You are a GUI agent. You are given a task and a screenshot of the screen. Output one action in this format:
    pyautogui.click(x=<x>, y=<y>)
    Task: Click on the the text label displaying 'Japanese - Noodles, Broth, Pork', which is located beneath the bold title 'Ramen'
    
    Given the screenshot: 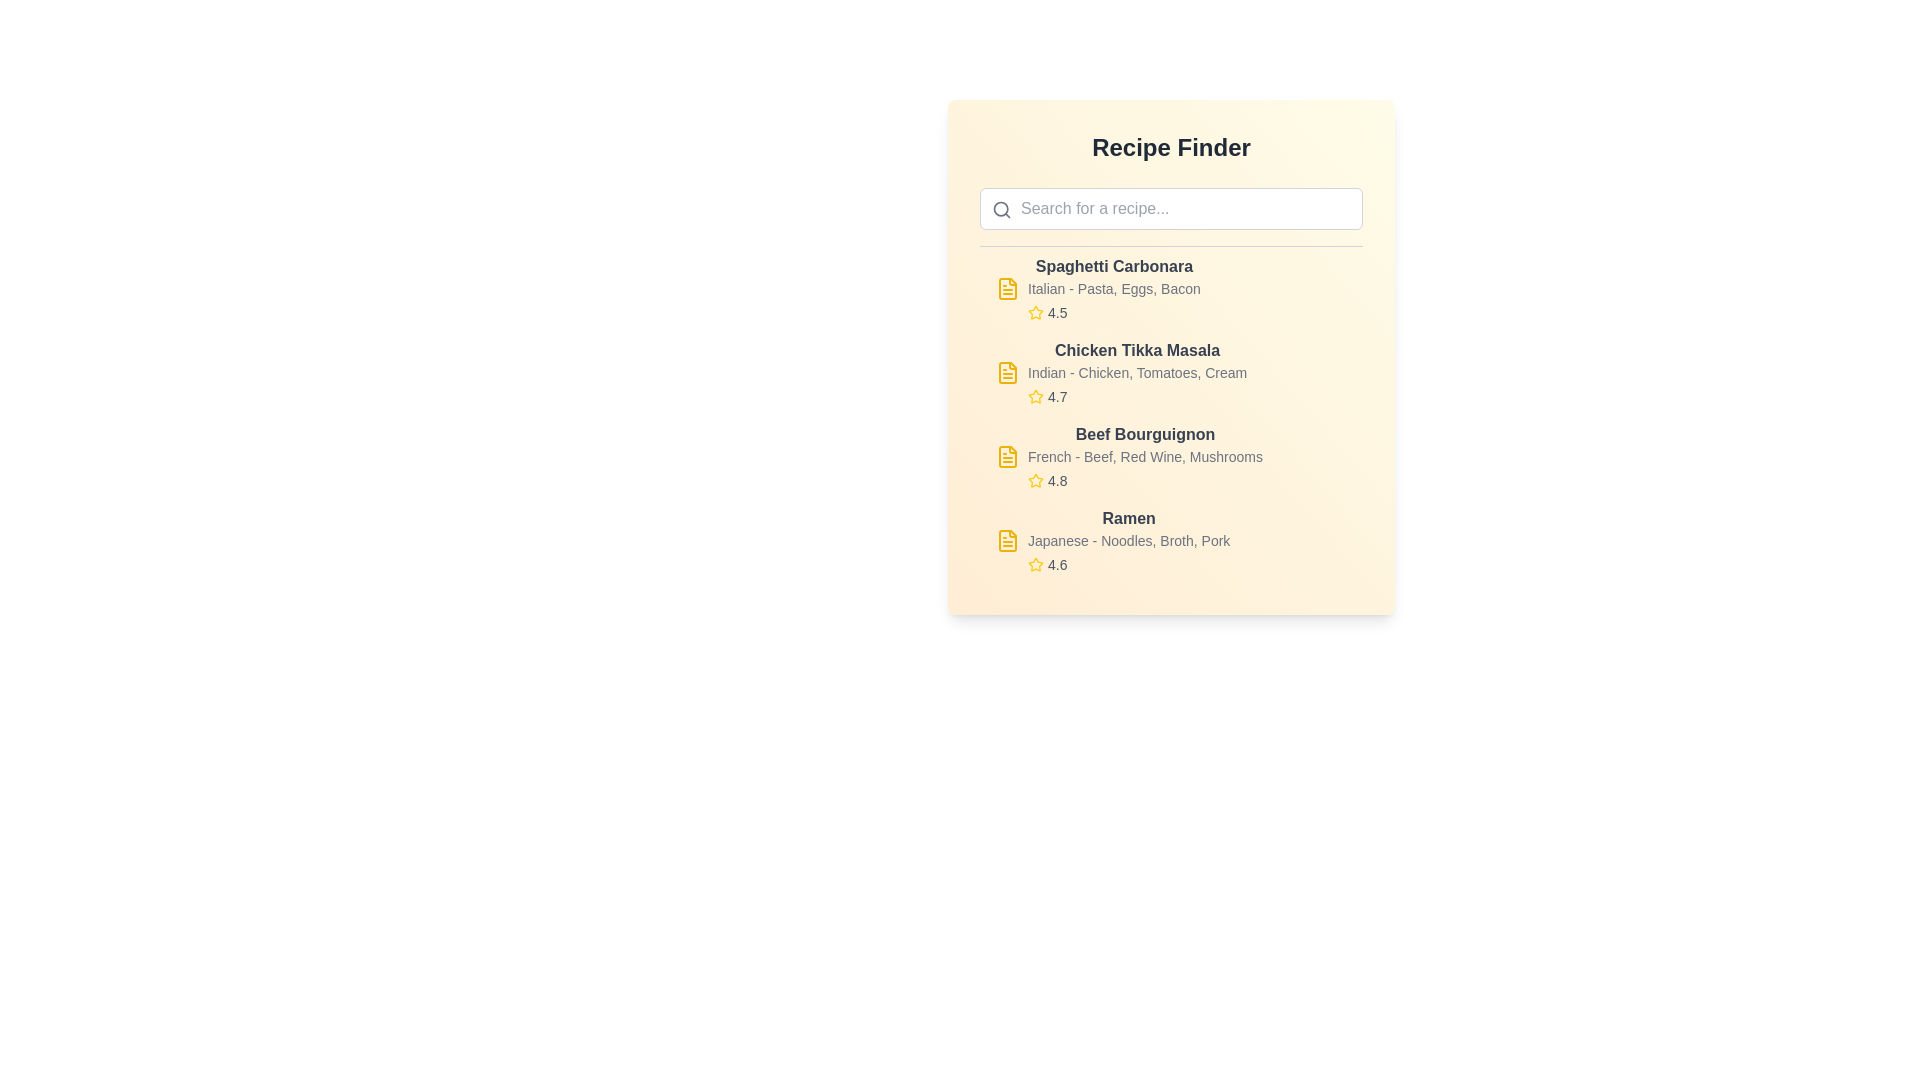 What is the action you would take?
    pyautogui.click(x=1129, y=540)
    